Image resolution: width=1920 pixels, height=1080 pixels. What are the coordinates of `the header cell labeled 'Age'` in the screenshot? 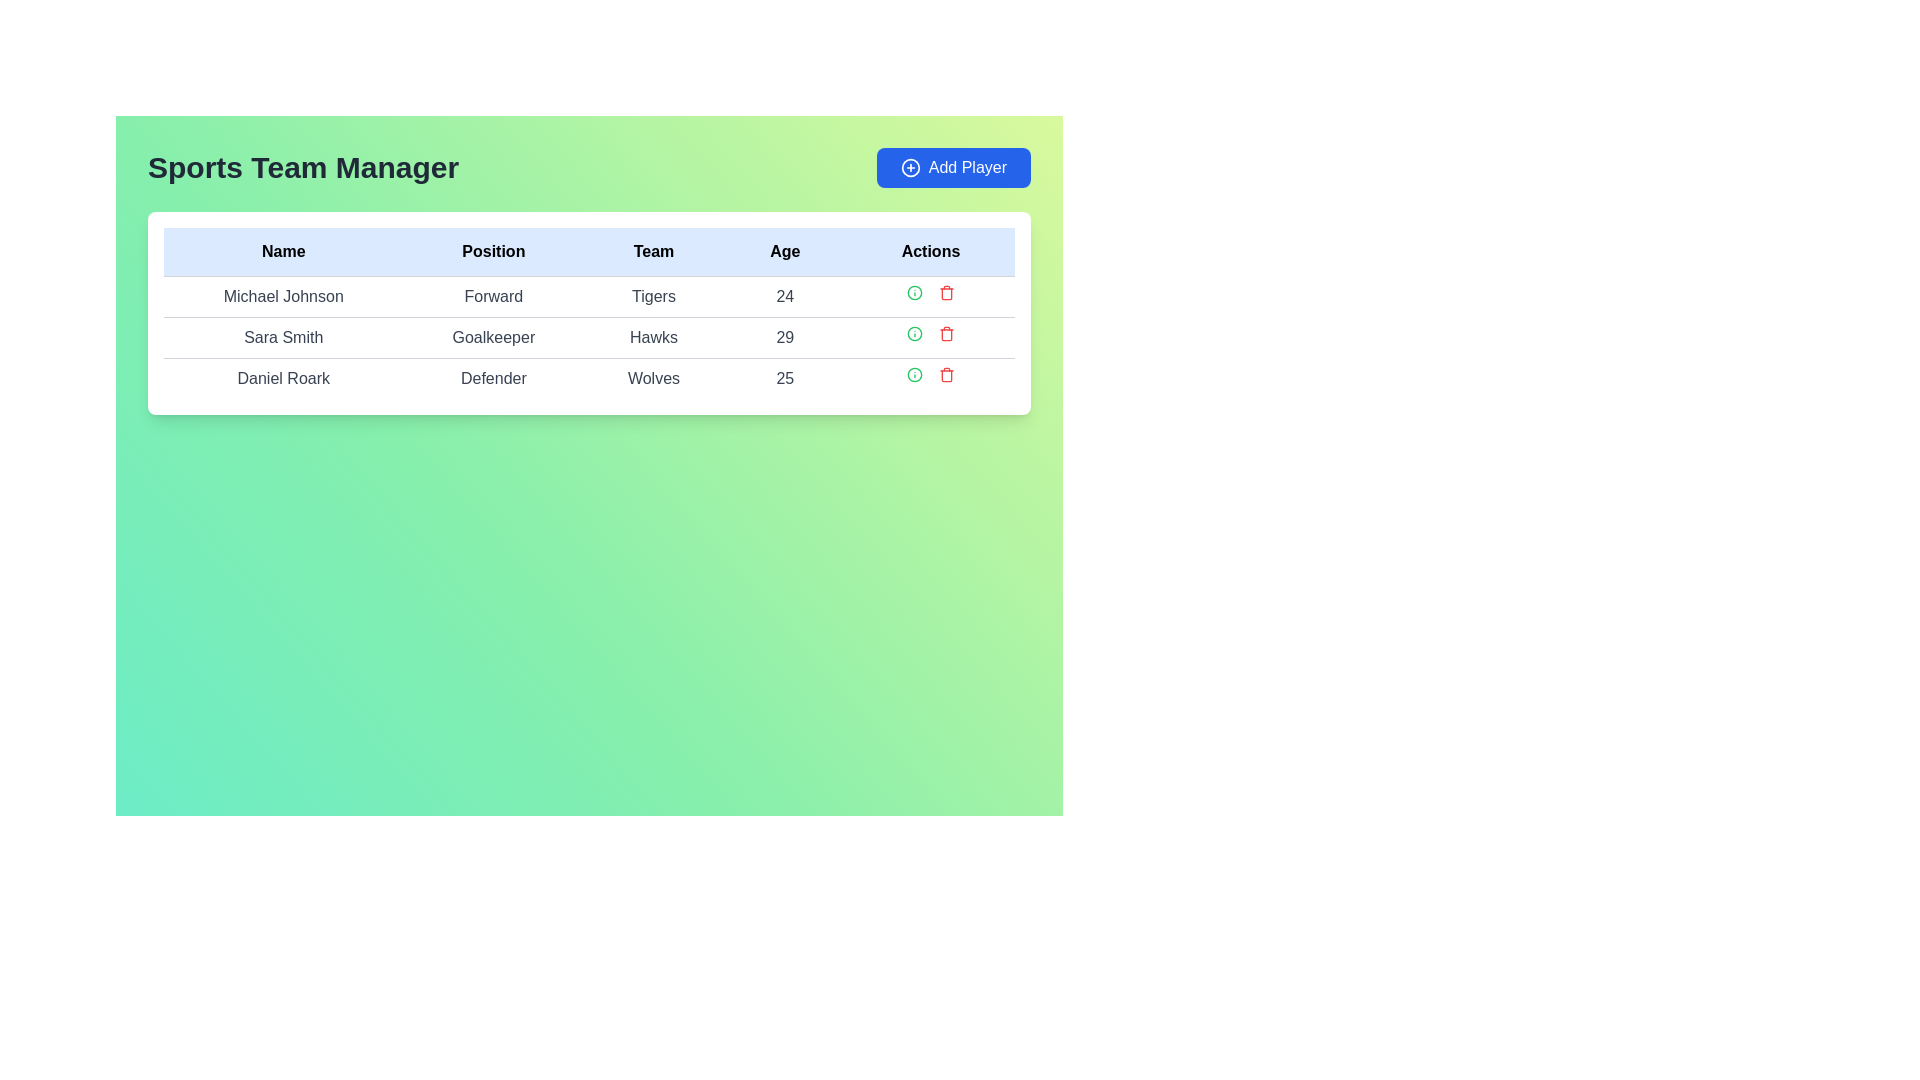 It's located at (784, 251).